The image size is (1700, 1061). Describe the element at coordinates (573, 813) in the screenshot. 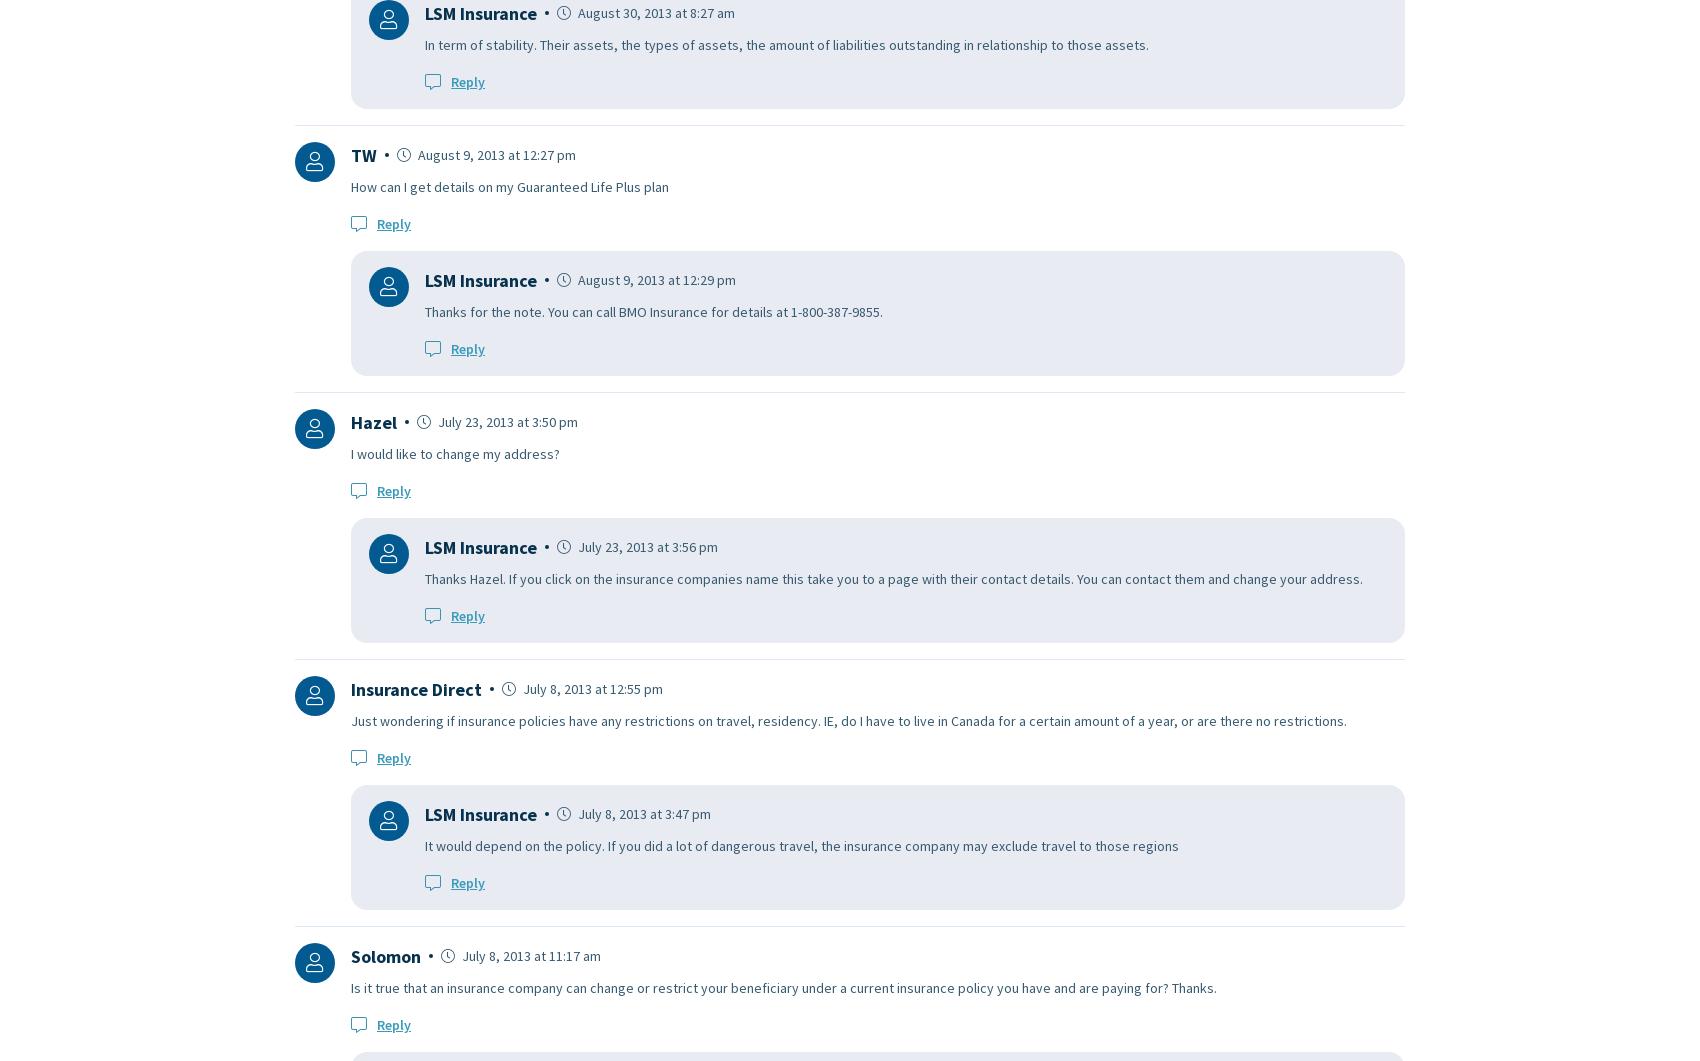

I see `'July 8, 2013 at 3:47 pm'` at that location.